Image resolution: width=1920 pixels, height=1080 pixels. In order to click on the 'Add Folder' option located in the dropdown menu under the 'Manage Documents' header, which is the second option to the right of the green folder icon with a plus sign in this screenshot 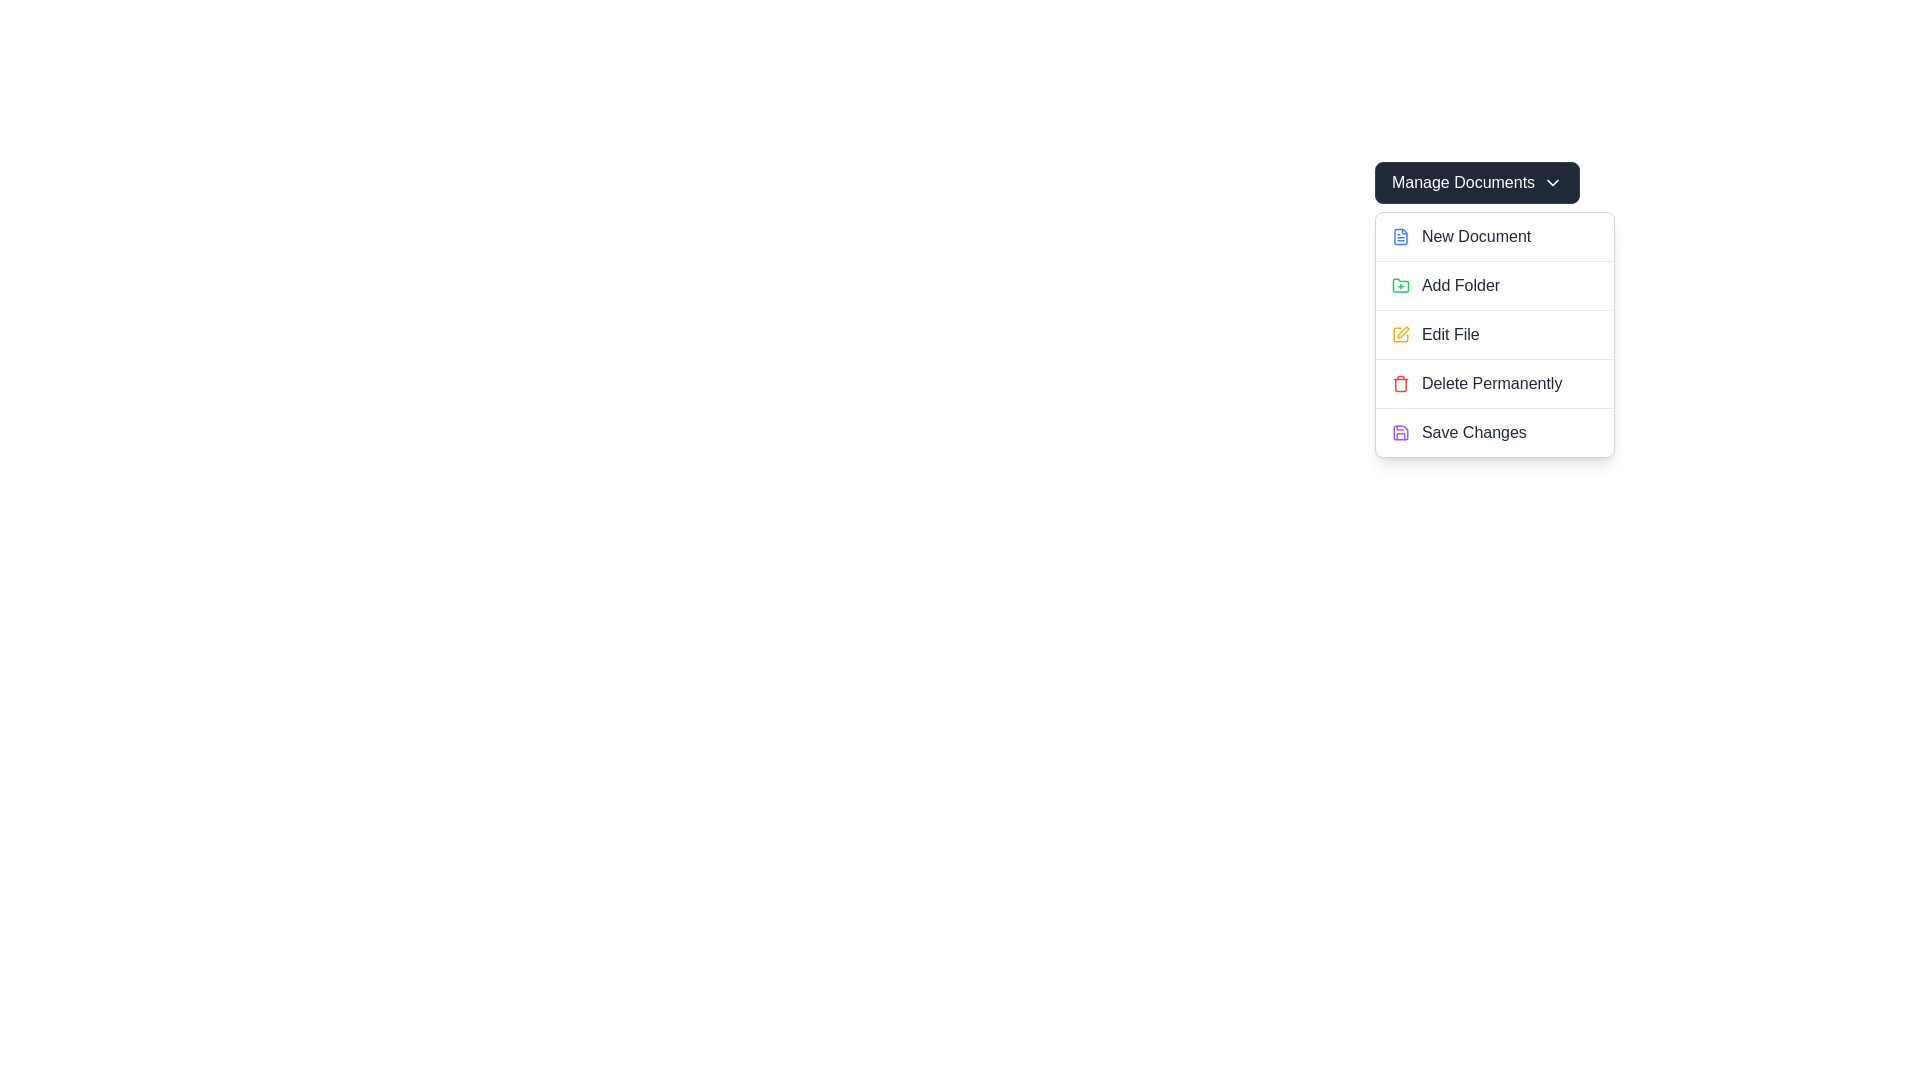, I will do `click(1461, 285)`.